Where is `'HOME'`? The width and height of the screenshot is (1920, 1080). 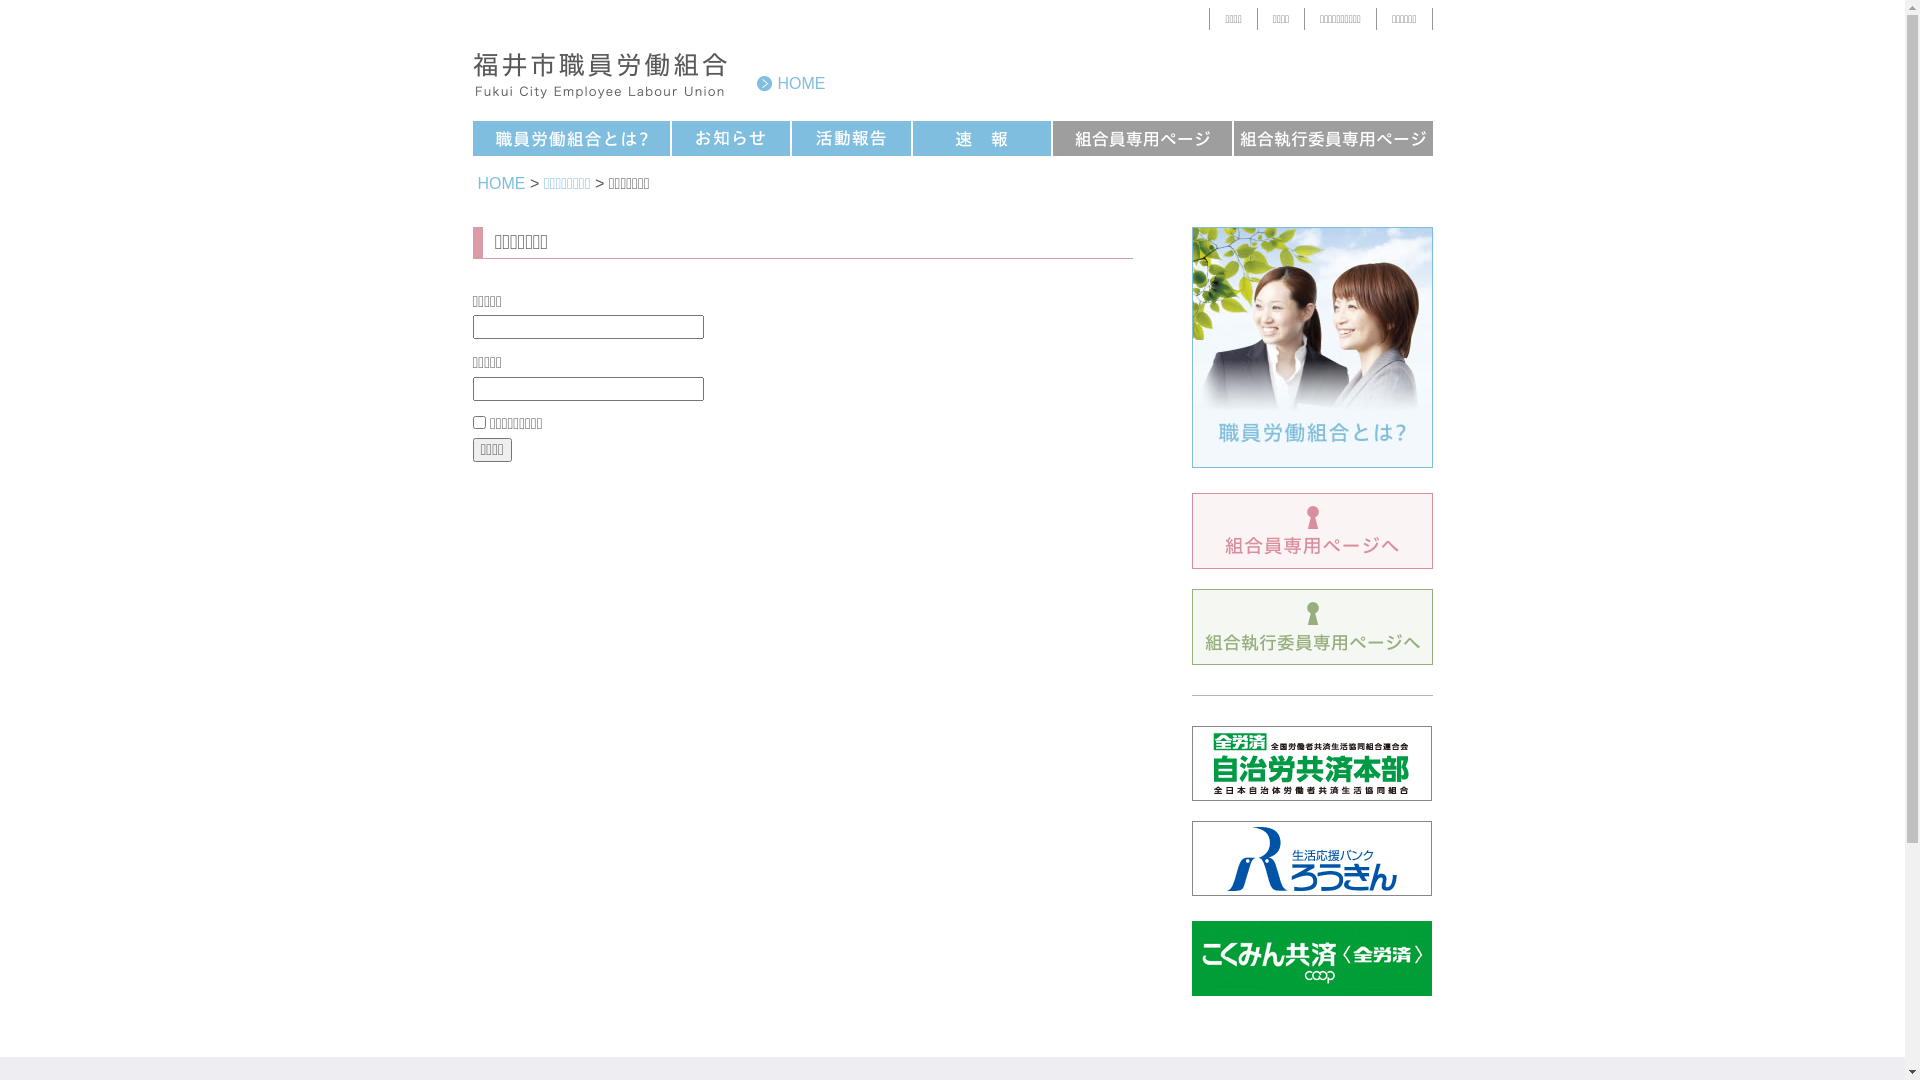
'HOME' is located at coordinates (502, 183).